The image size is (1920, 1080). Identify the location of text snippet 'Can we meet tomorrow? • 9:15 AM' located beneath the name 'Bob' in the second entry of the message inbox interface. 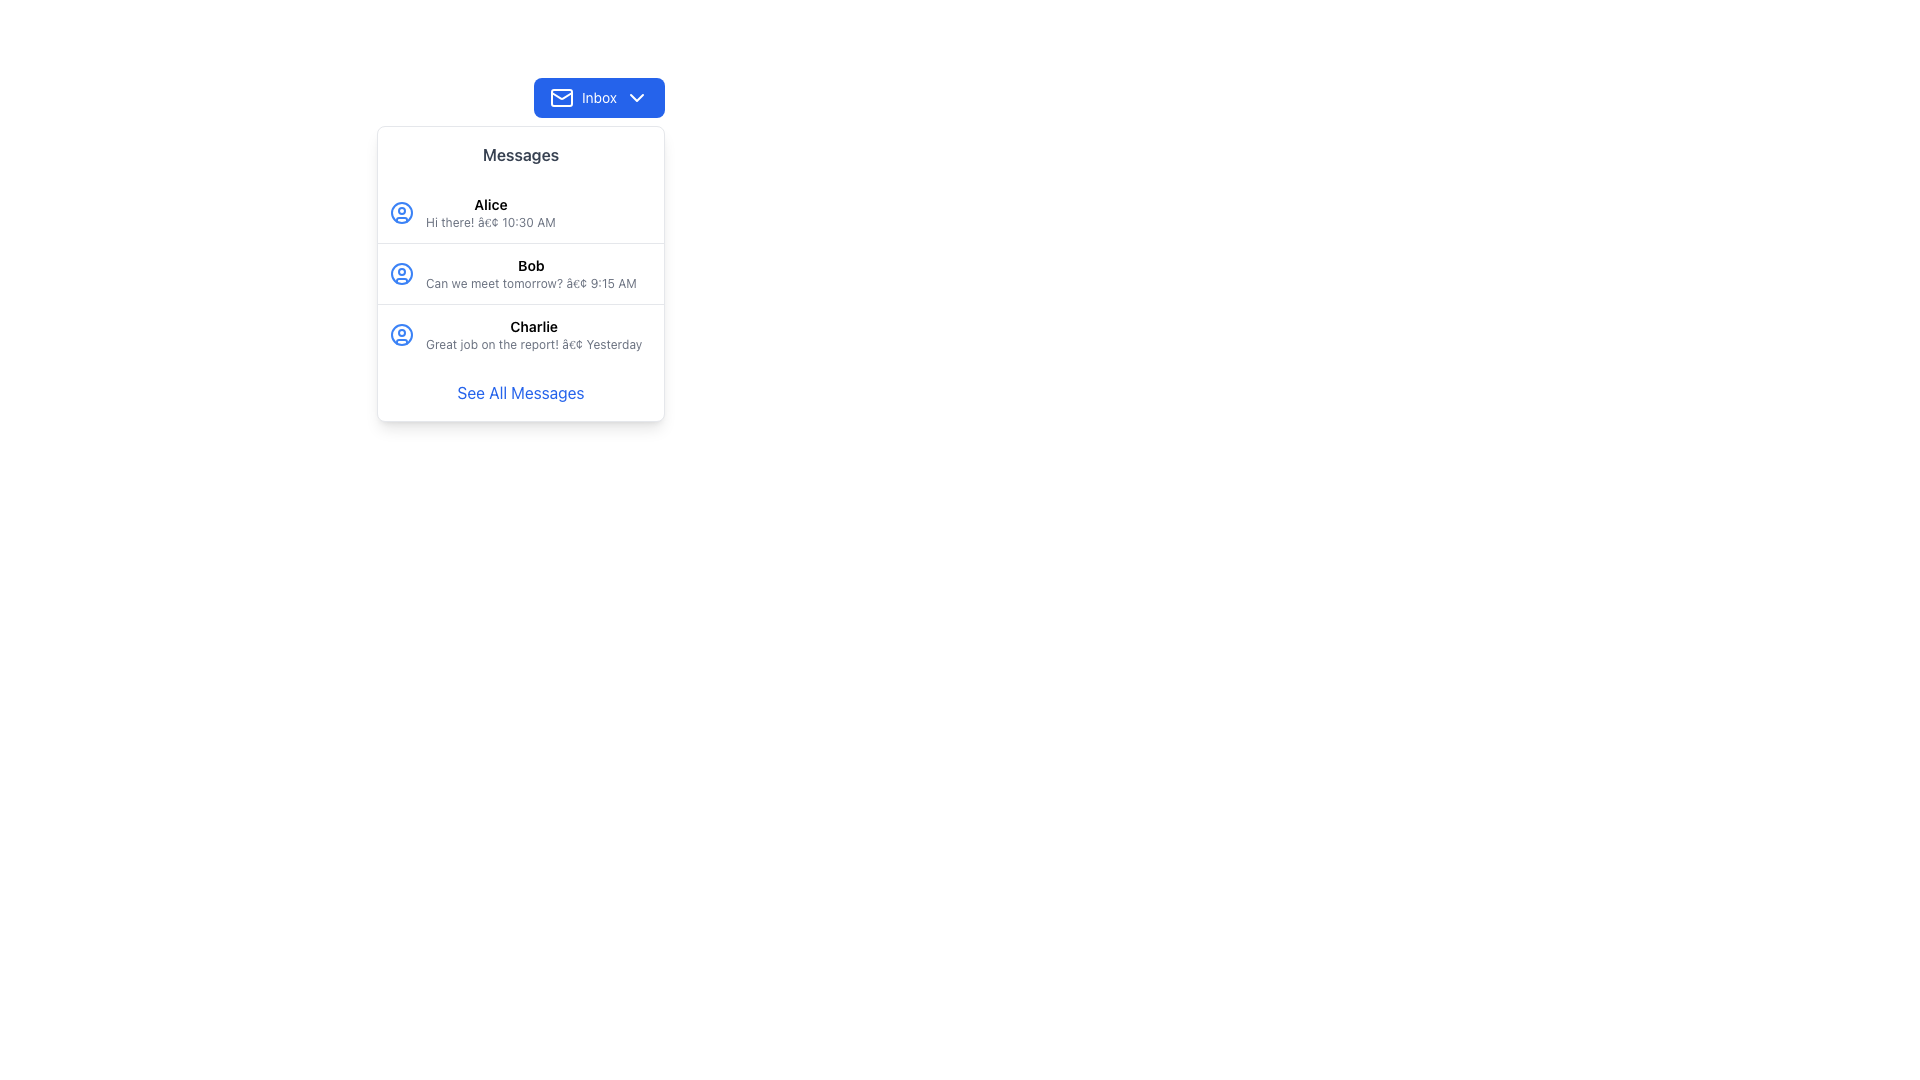
(531, 284).